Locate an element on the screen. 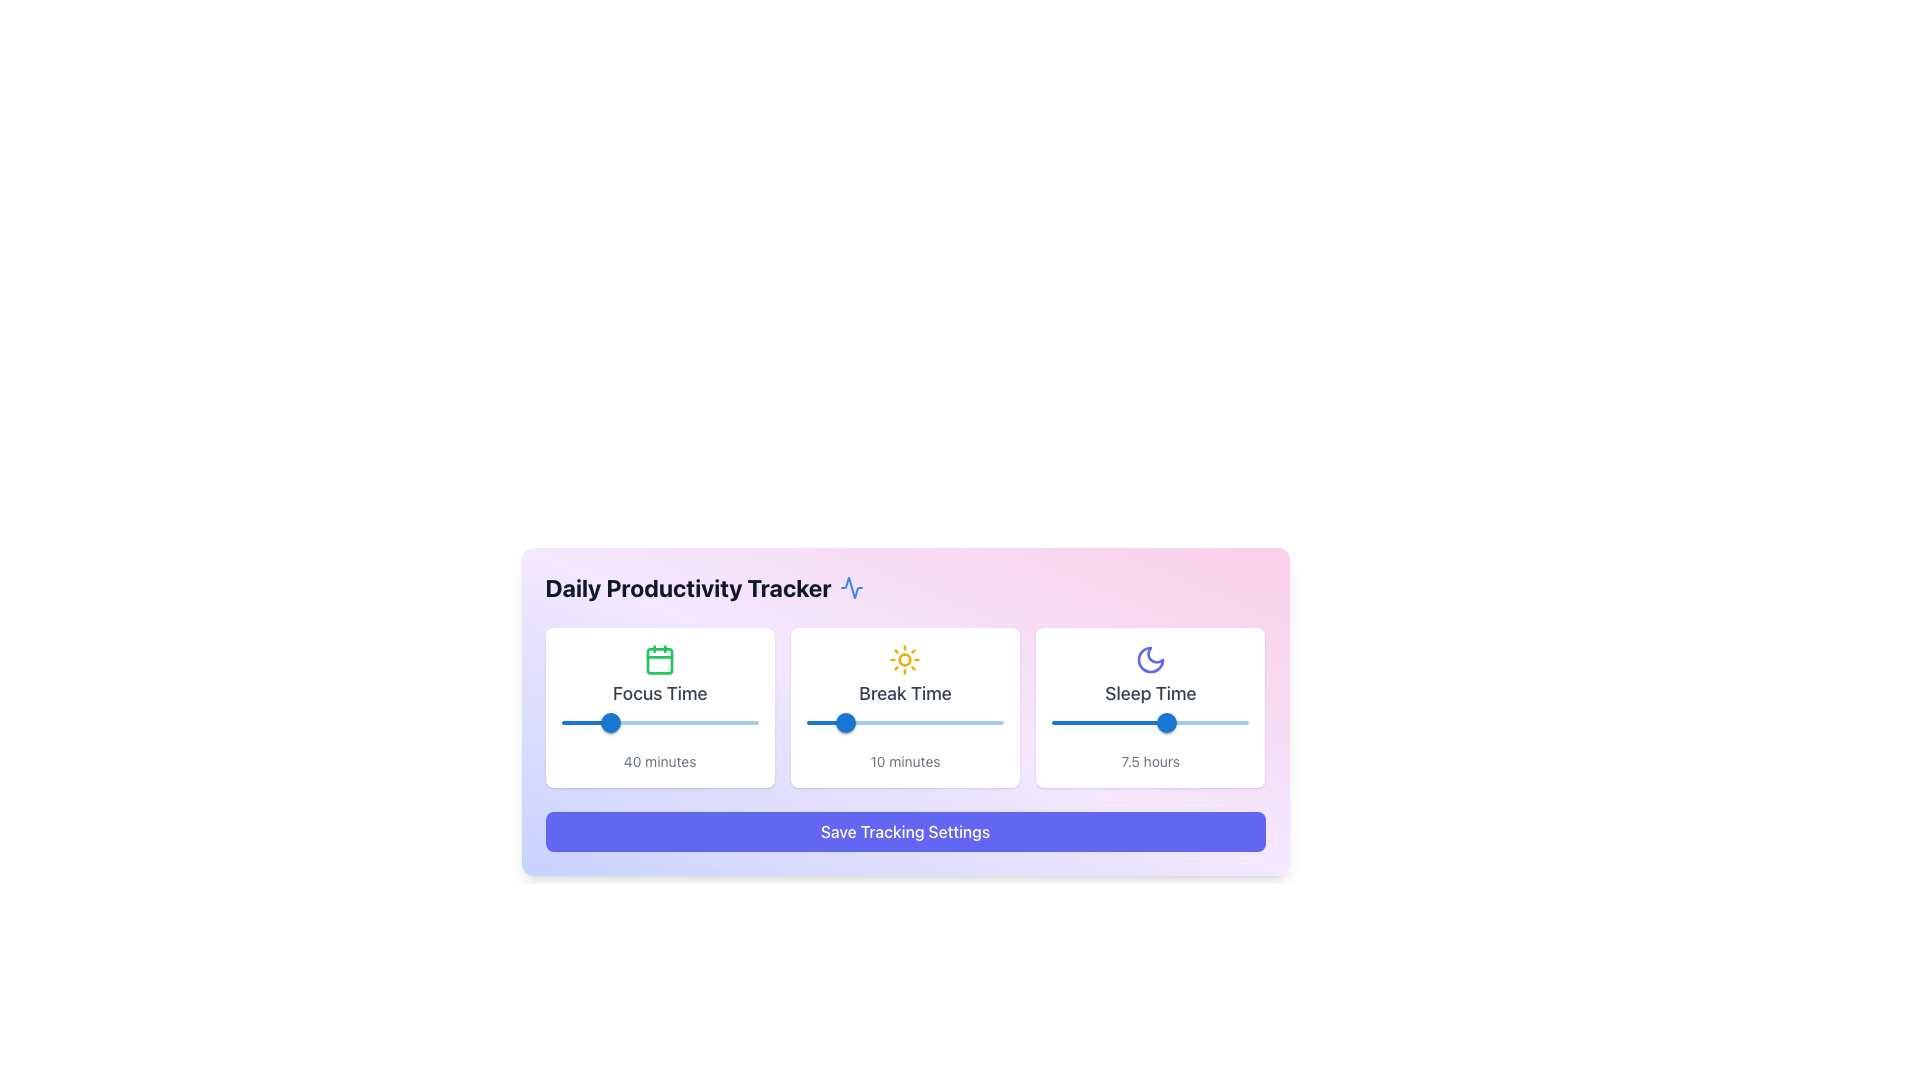 This screenshot has width=1920, height=1080. the 'Focus Time' slider is located at coordinates (581, 720).